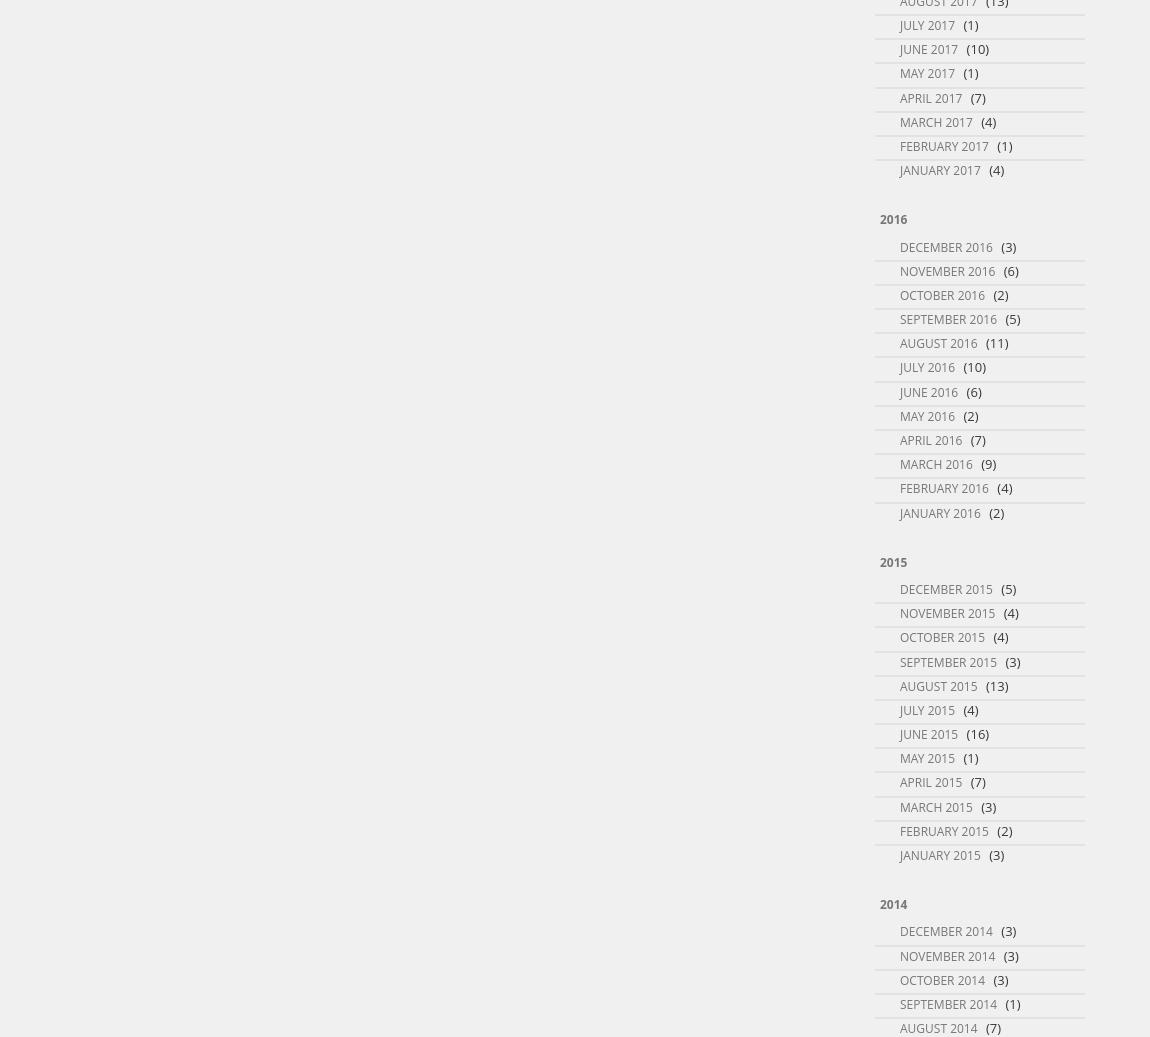 The image size is (1150, 1037). What do you see at coordinates (927, 24) in the screenshot?
I see `'July 2017'` at bounding box center [927, 24].